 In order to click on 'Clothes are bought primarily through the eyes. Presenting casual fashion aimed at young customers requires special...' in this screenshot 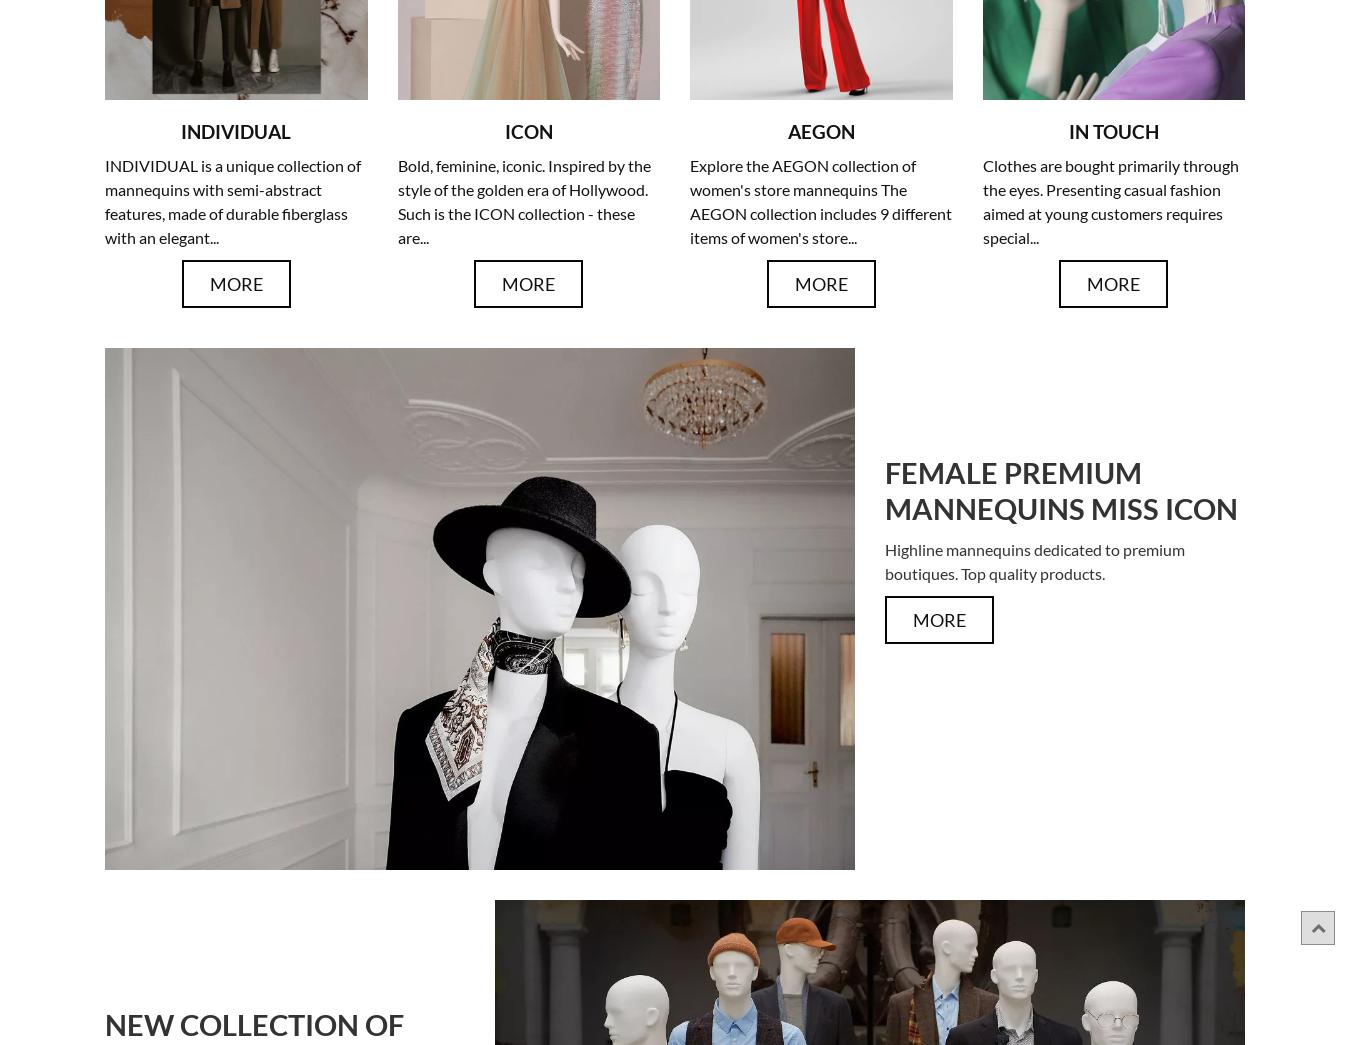, I will do `click(1109, 201)`.